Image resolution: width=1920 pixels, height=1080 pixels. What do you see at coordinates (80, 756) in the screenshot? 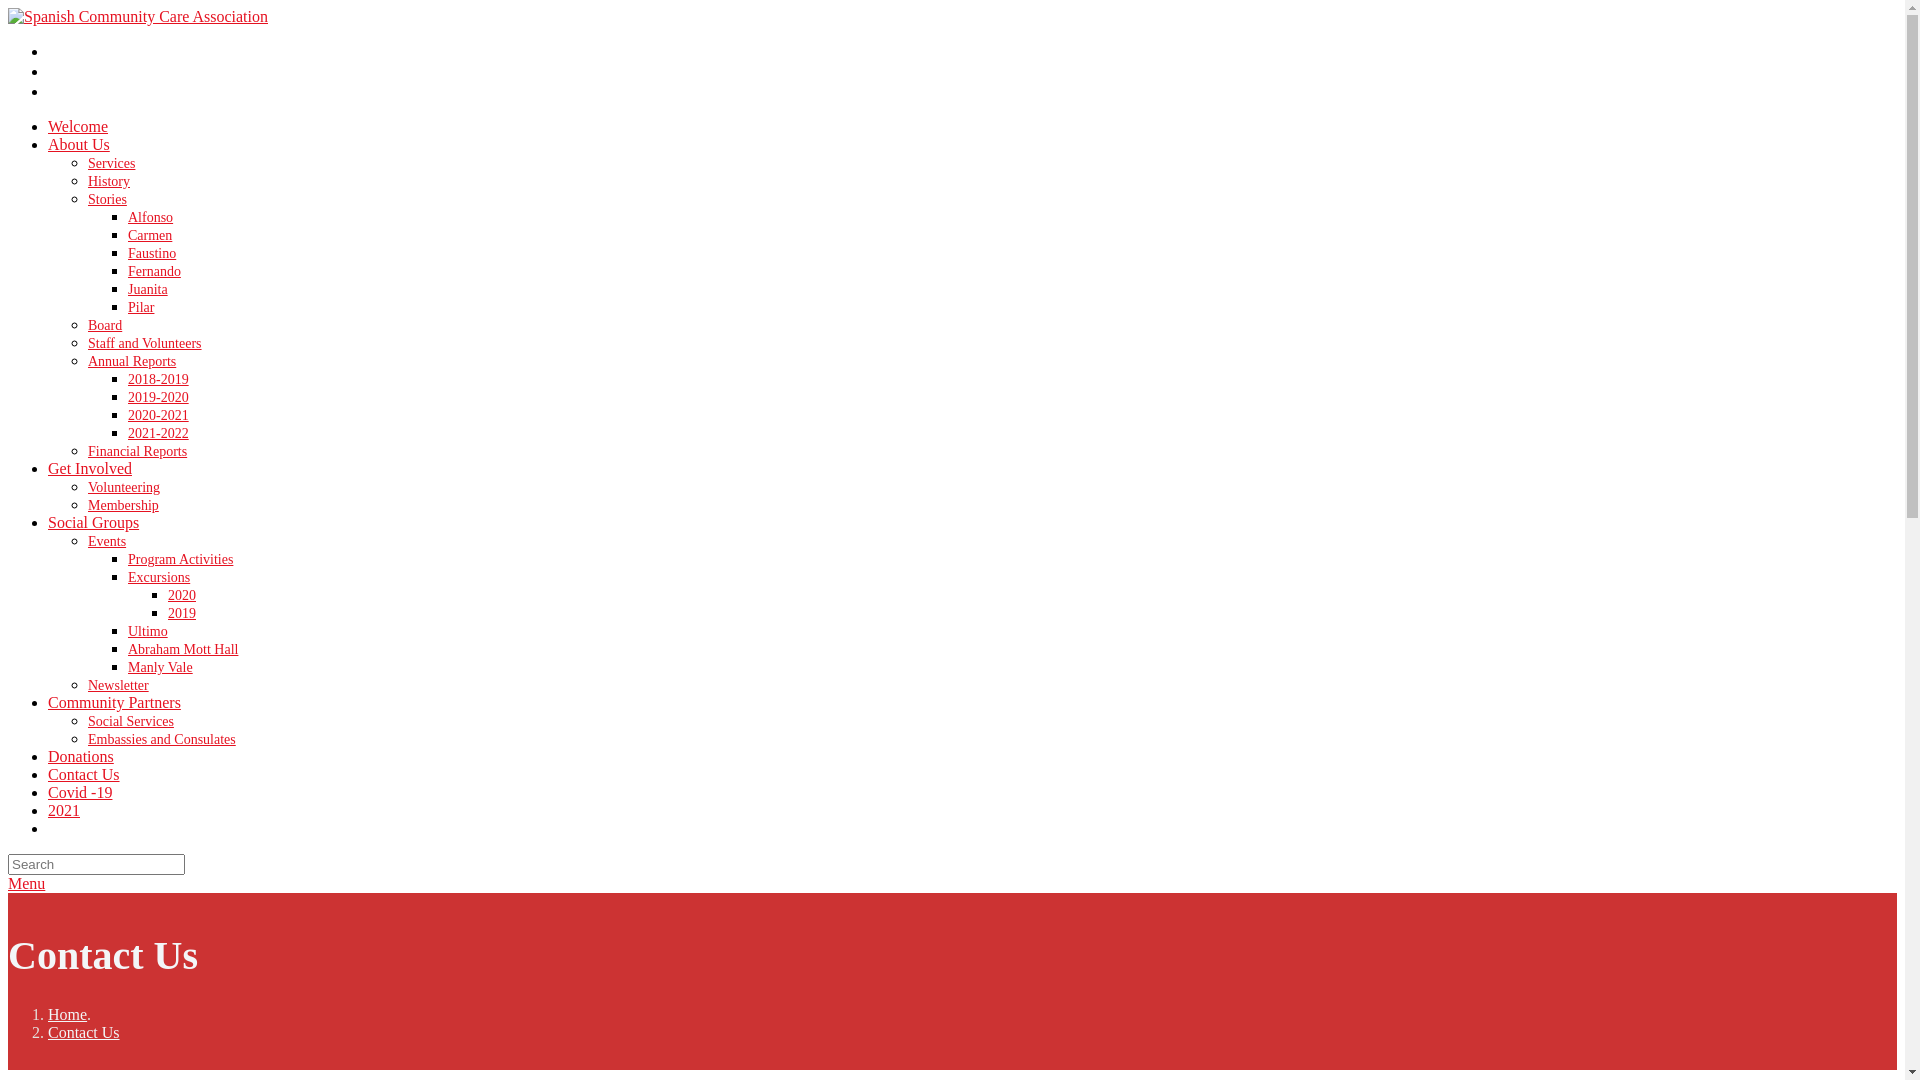
I see `'Donations'` at bounding box center [80, 756].